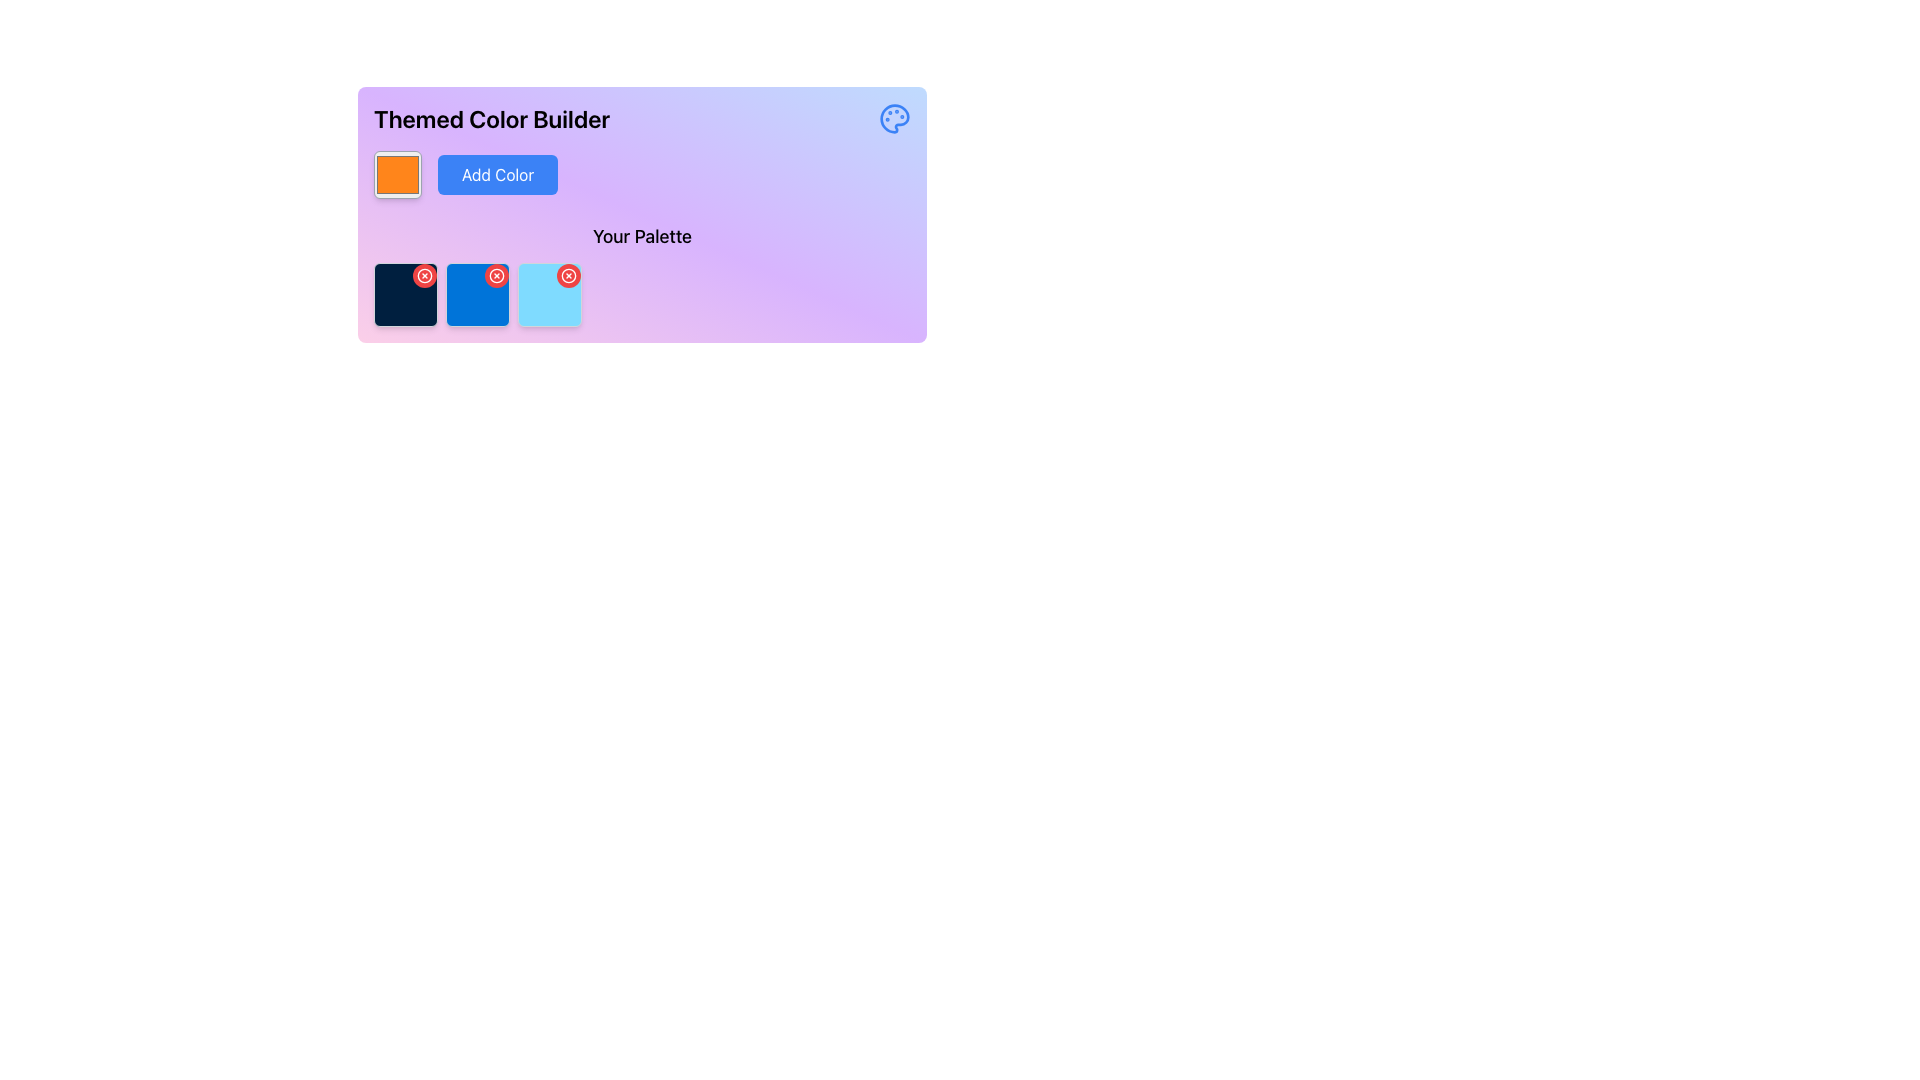 This screenshot has height=1080, width=1920. Describe the element at coordinates (497, 276) in the screenshot. I see `the circular red 'X' button in the top-right corner of the second color block in the 'Your Palette' section` at that location.